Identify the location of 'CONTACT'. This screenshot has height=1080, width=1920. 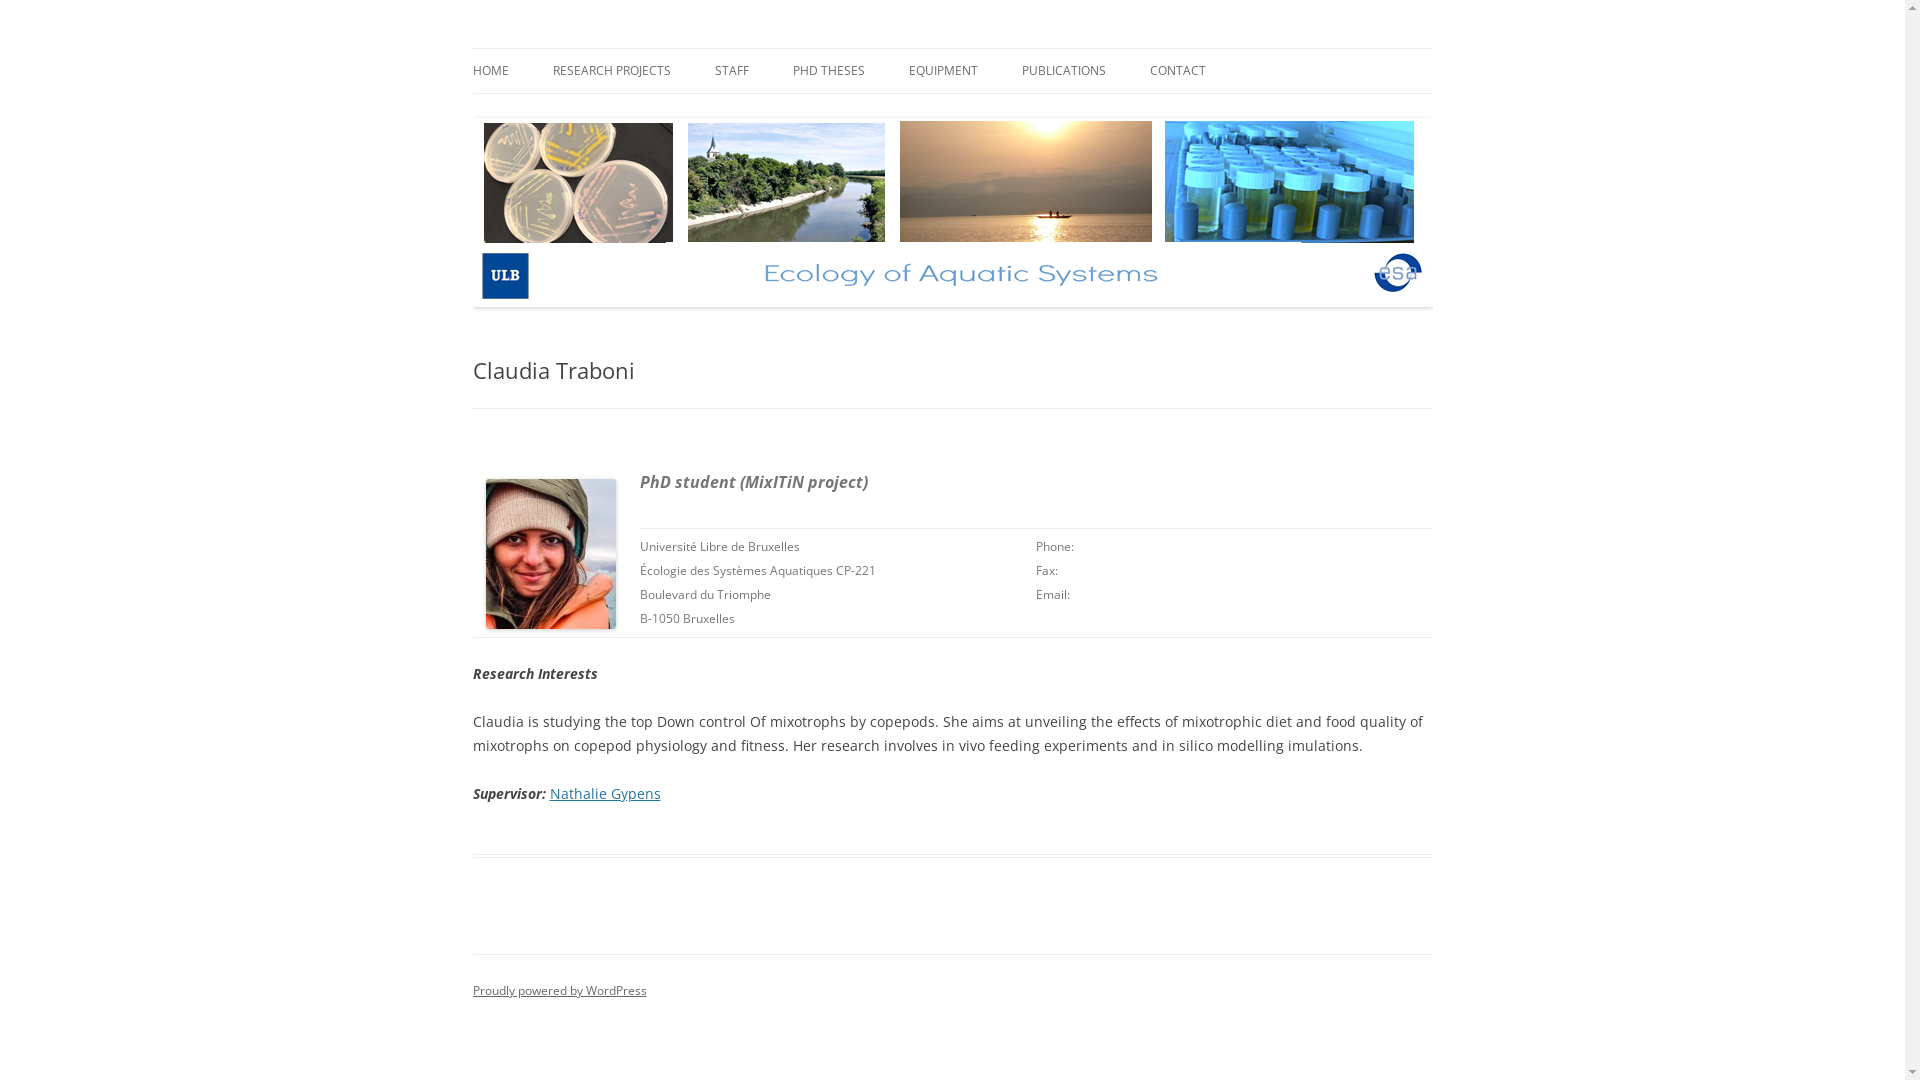
(1177, 69).